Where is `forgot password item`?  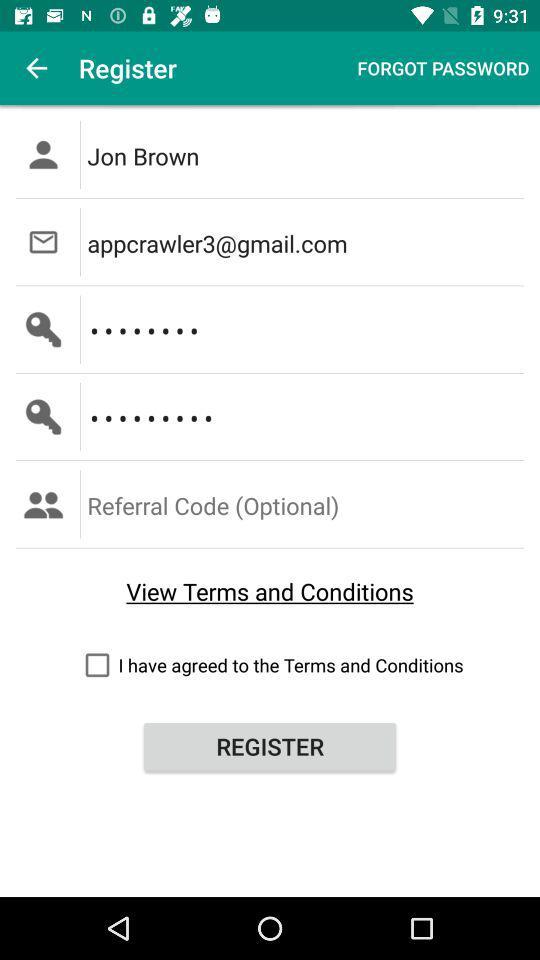
forgot password item is located at coordinates (443, 68).